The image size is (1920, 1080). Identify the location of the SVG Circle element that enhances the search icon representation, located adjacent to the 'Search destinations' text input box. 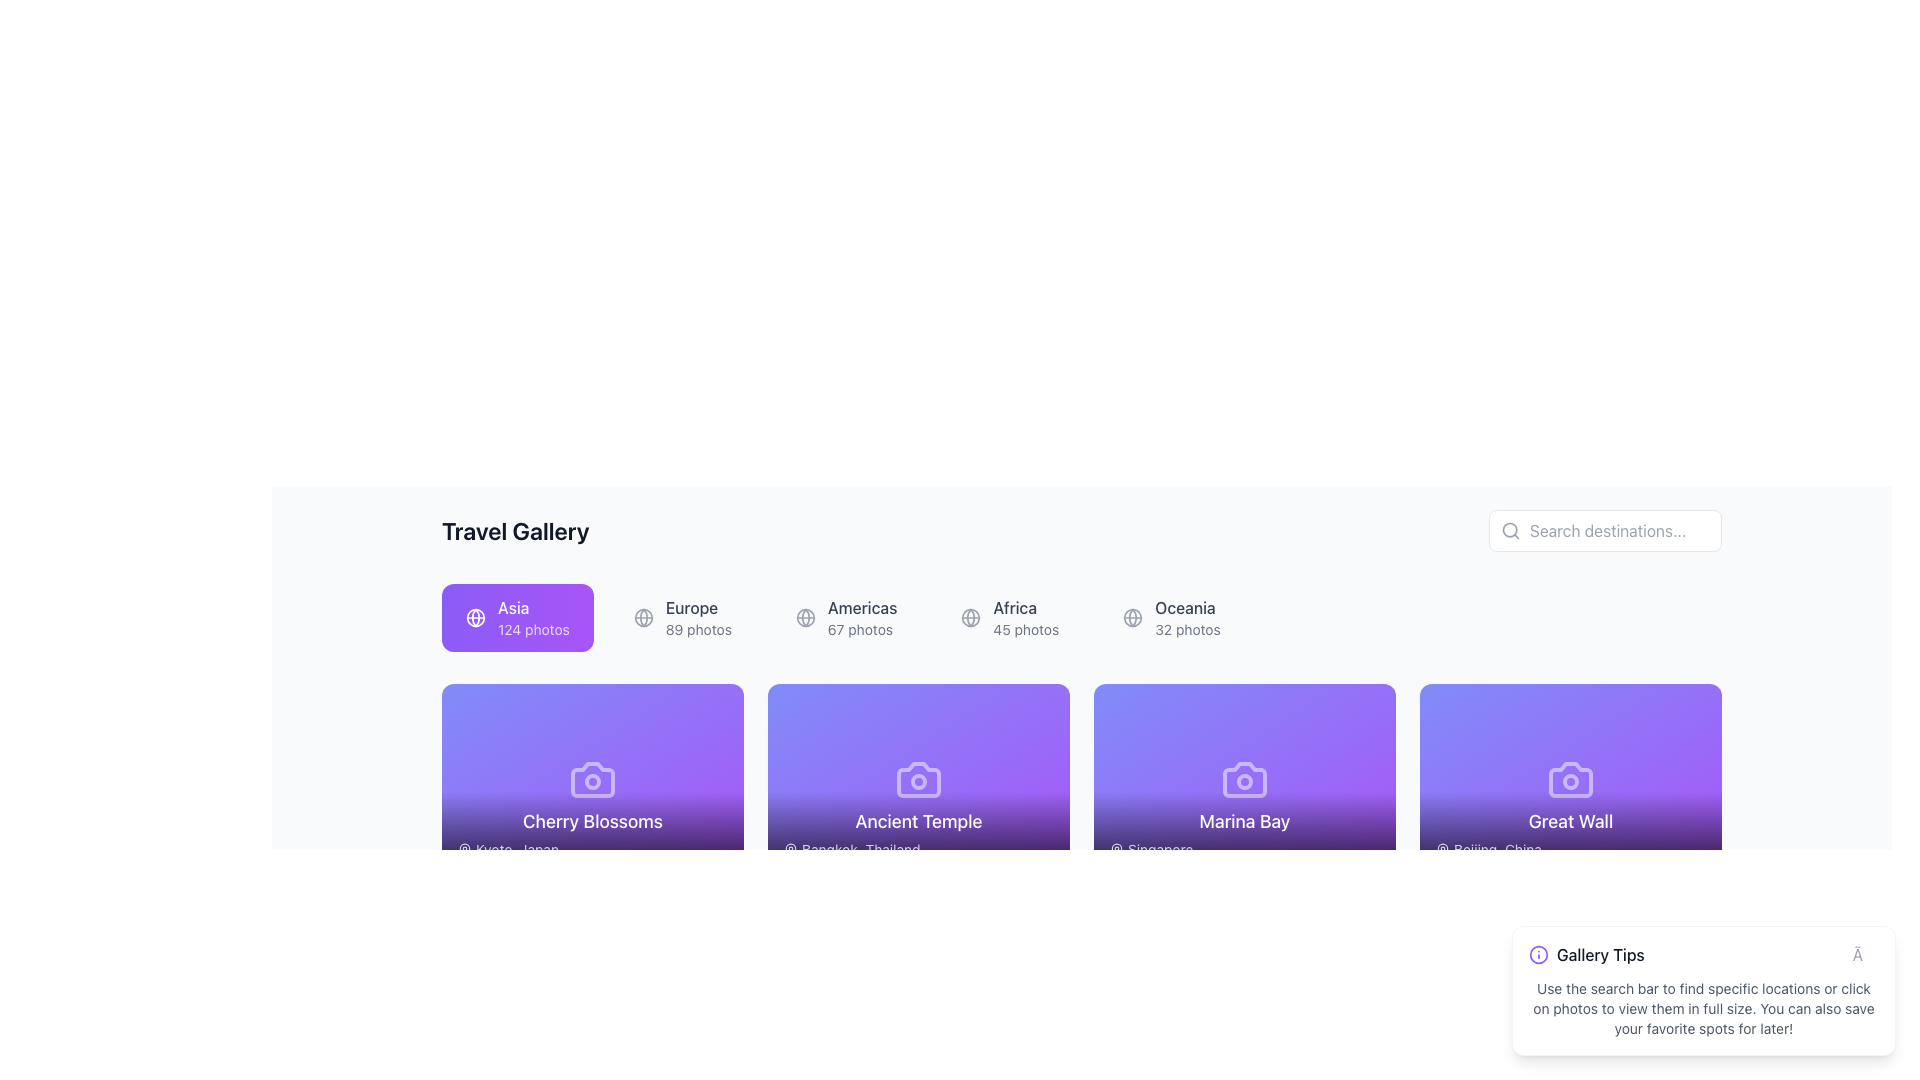
(1510, 529).